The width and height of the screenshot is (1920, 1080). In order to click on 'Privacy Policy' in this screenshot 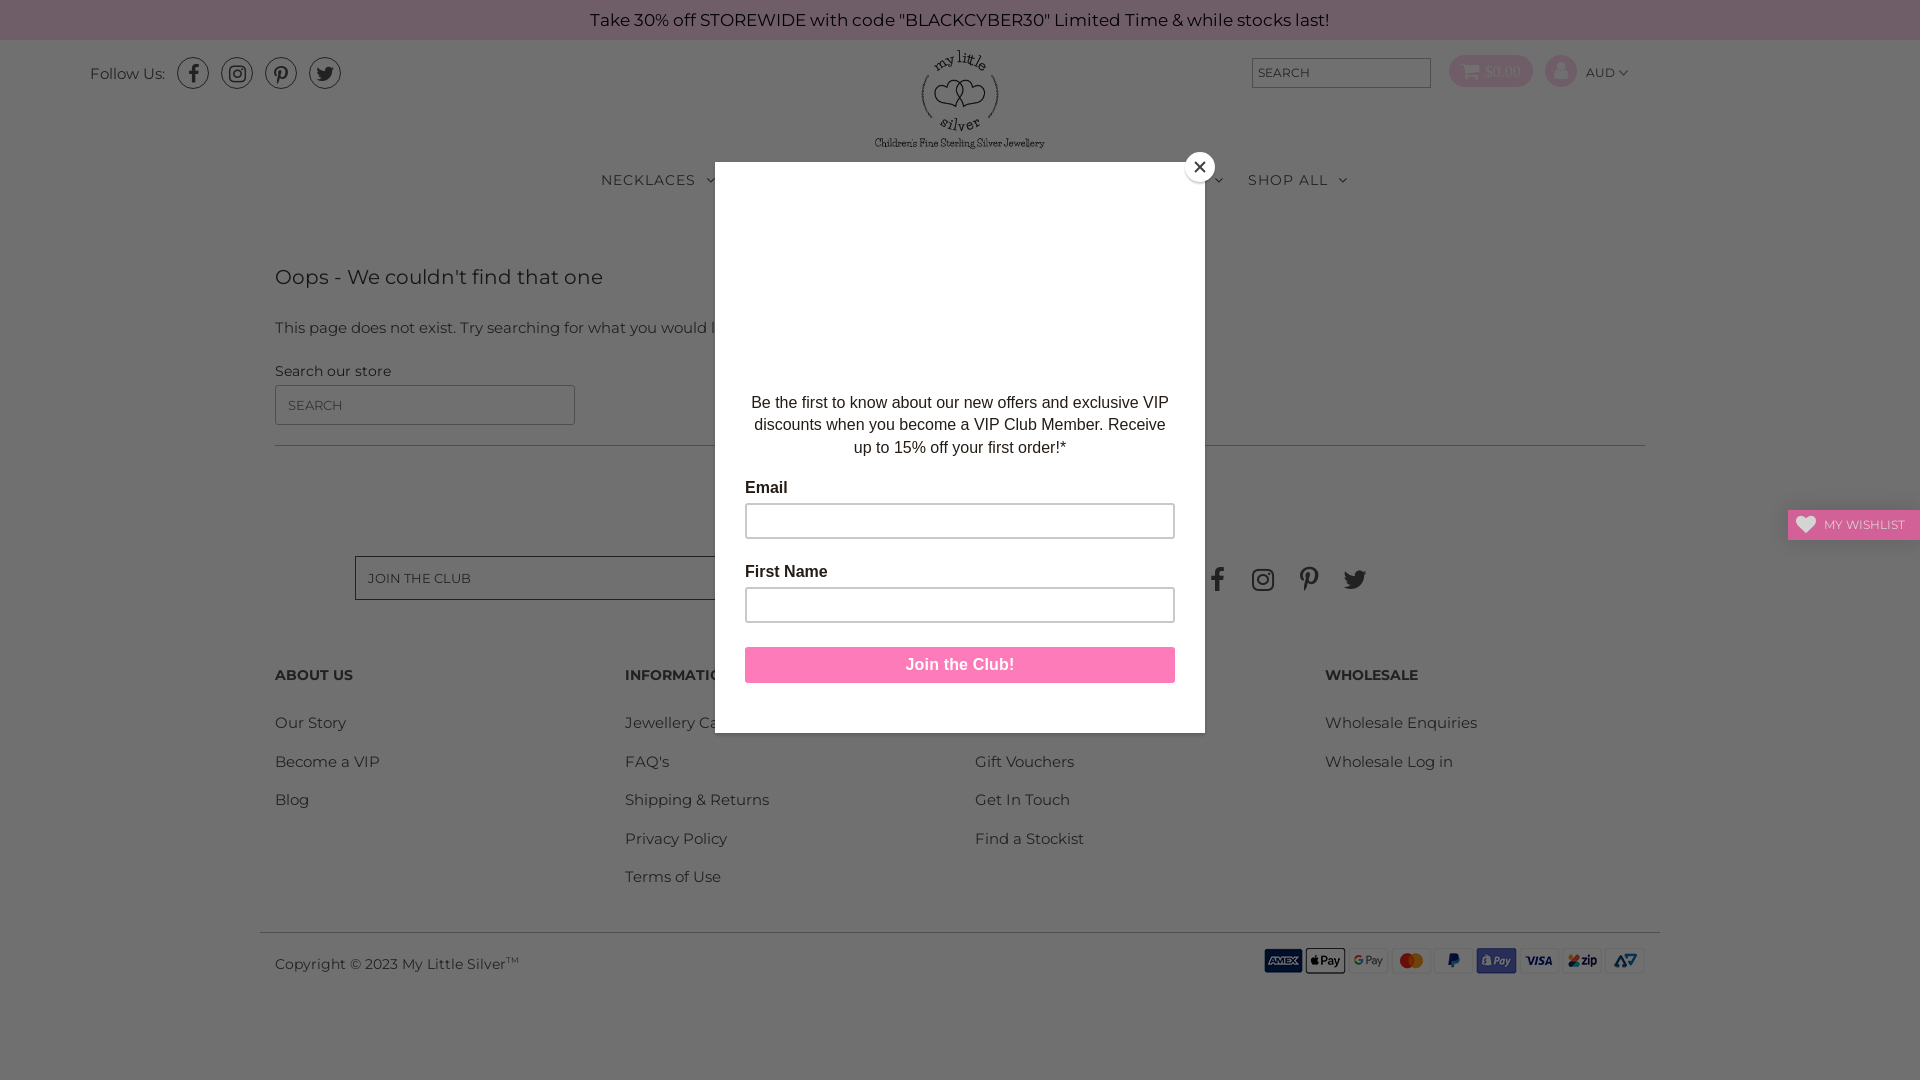, I will do `click(676, 838)`.